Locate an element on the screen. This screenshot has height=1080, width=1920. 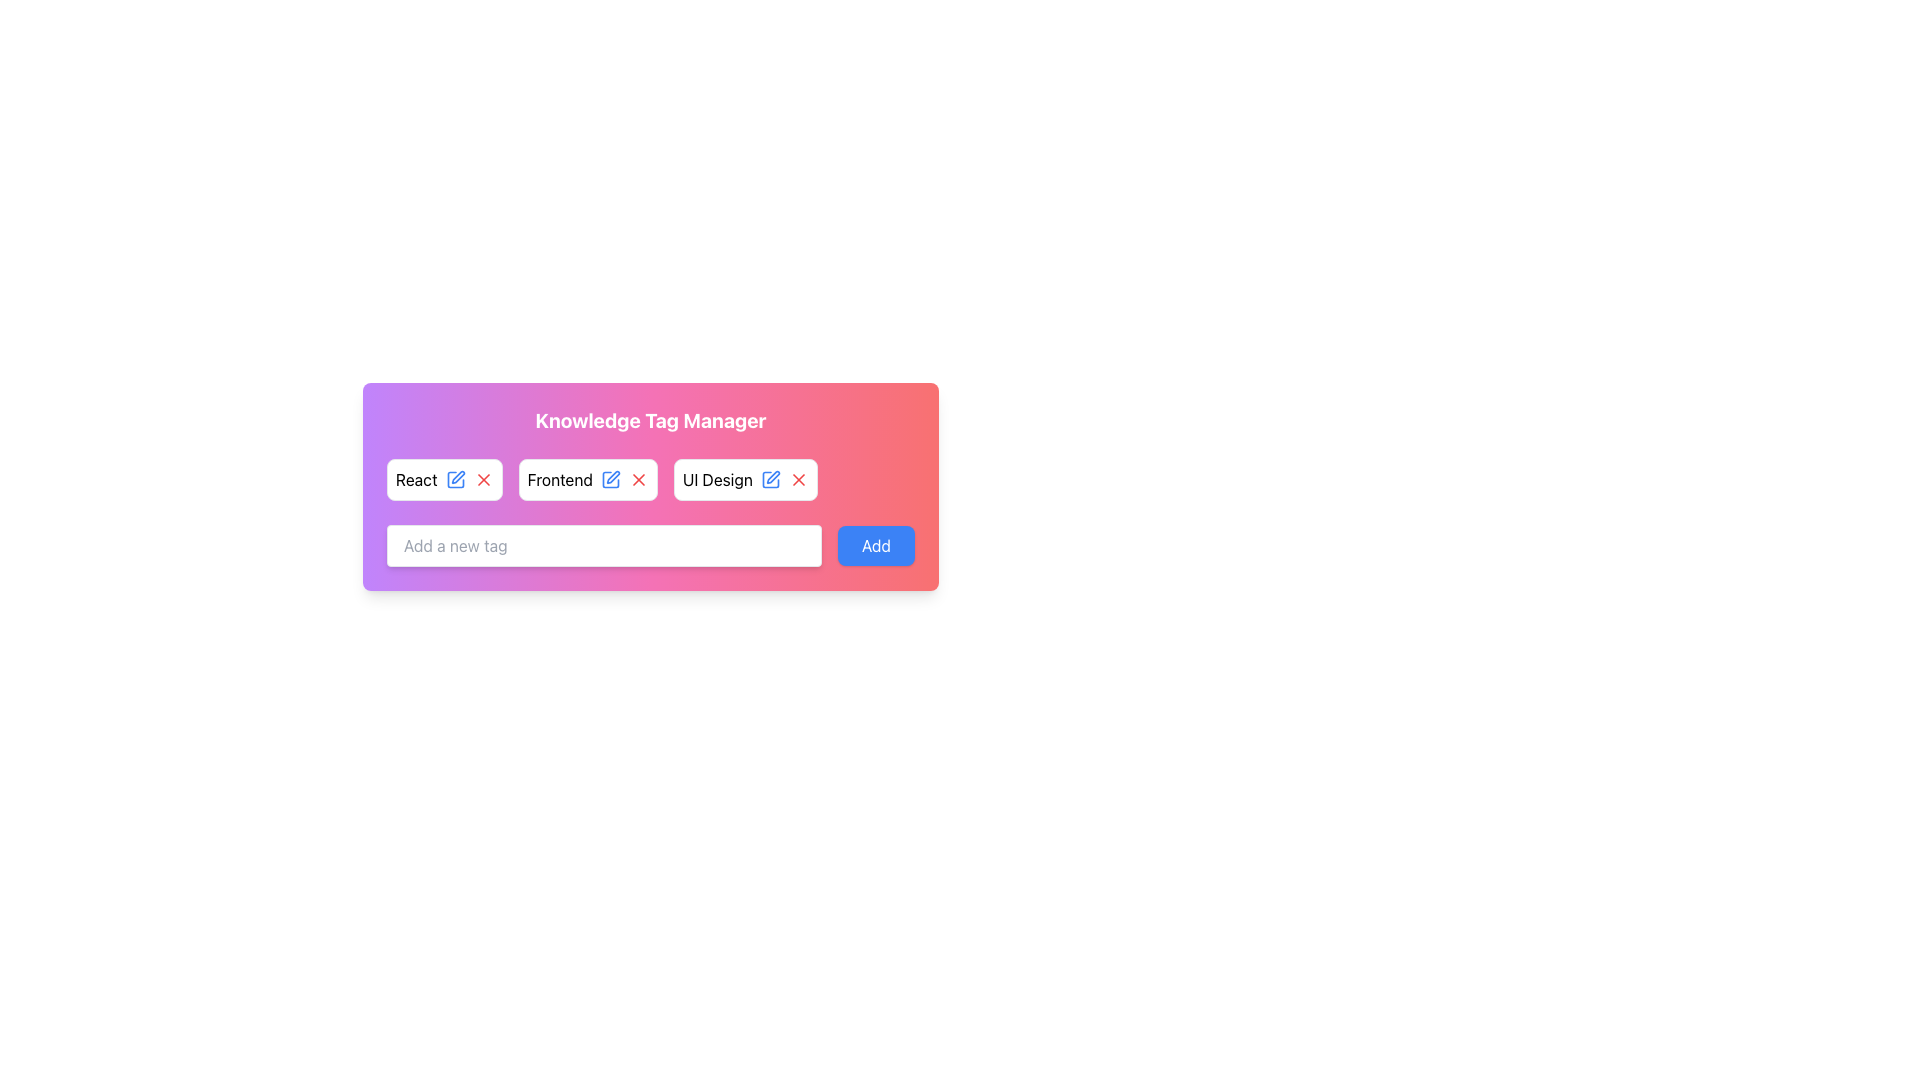
the red 'X' close button located to the right of the 'React' text in the tag is located at coordinates (483, 479).